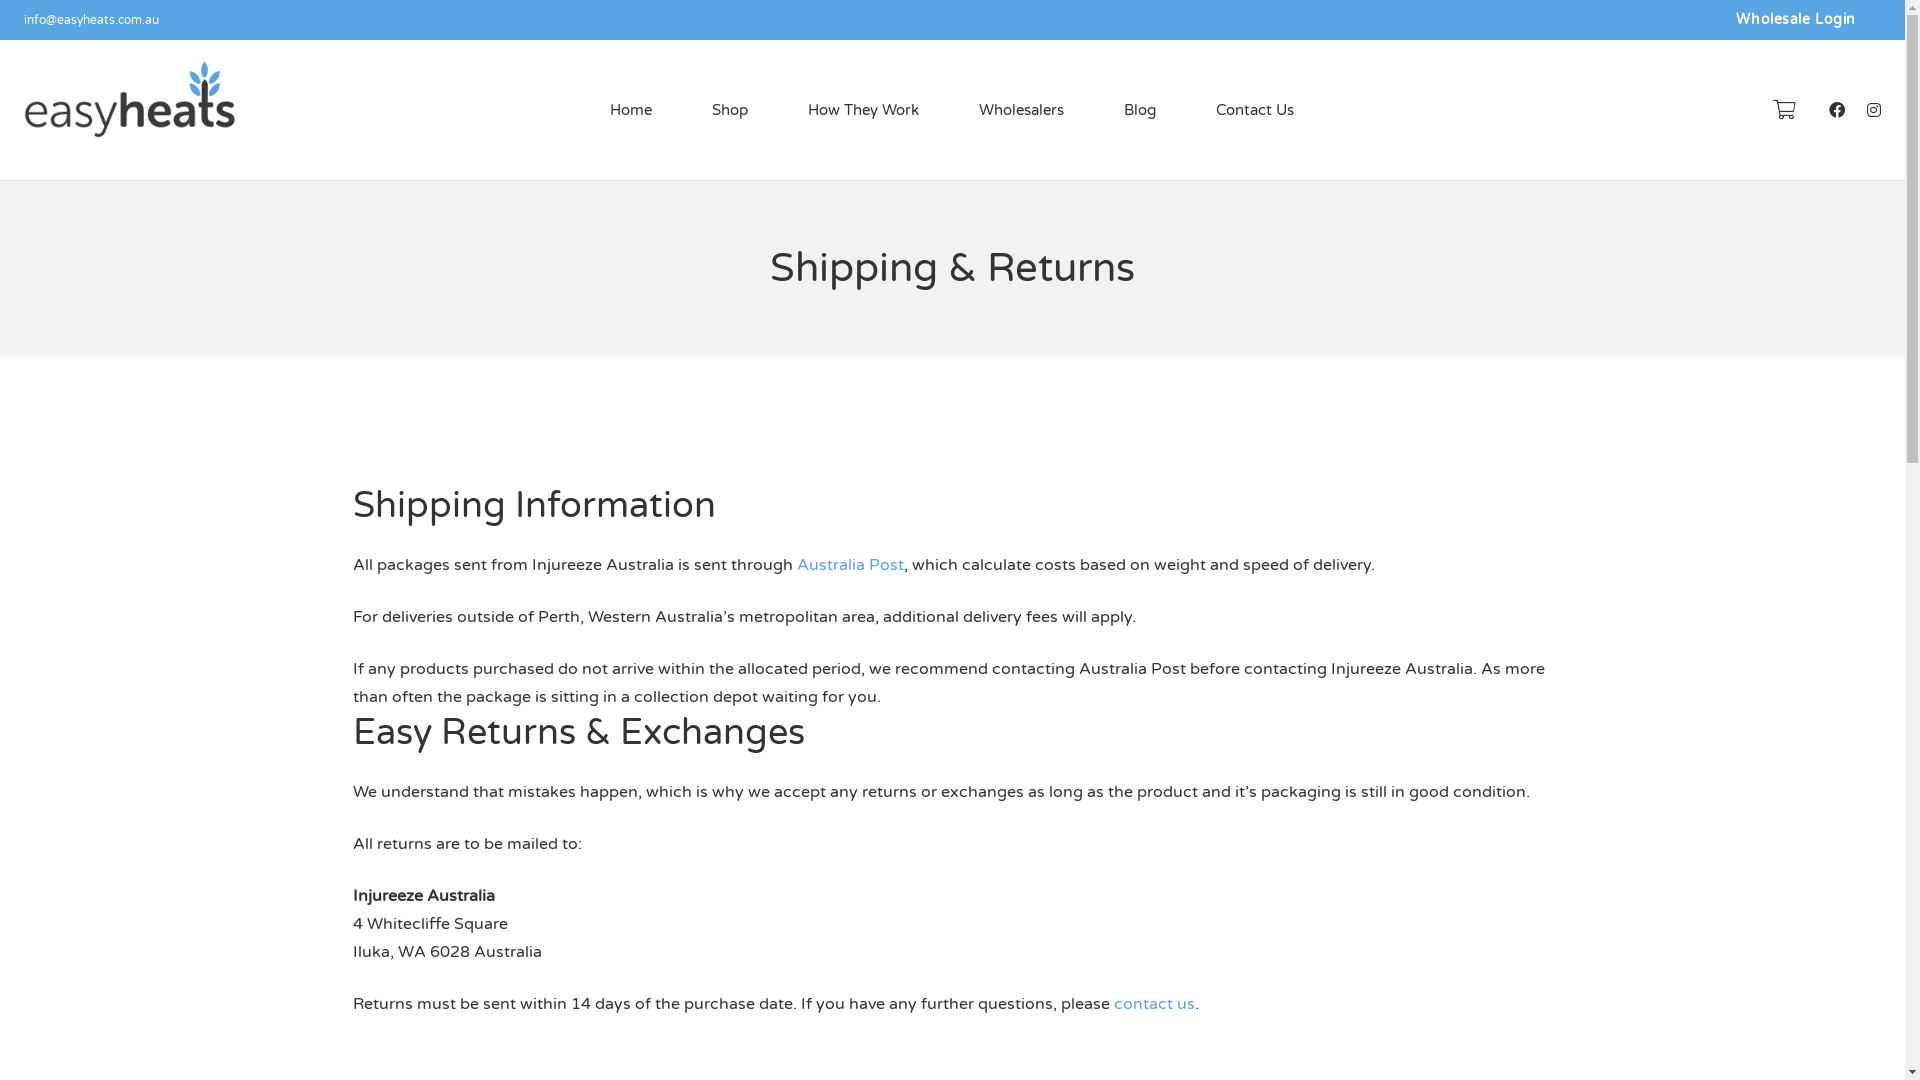 The height and width of the screenshot is (1080, 1920). What do you see at coordinates (849, 564) in the screenshot?
I see `'Australia Post'` at bounding box center [849, 564].